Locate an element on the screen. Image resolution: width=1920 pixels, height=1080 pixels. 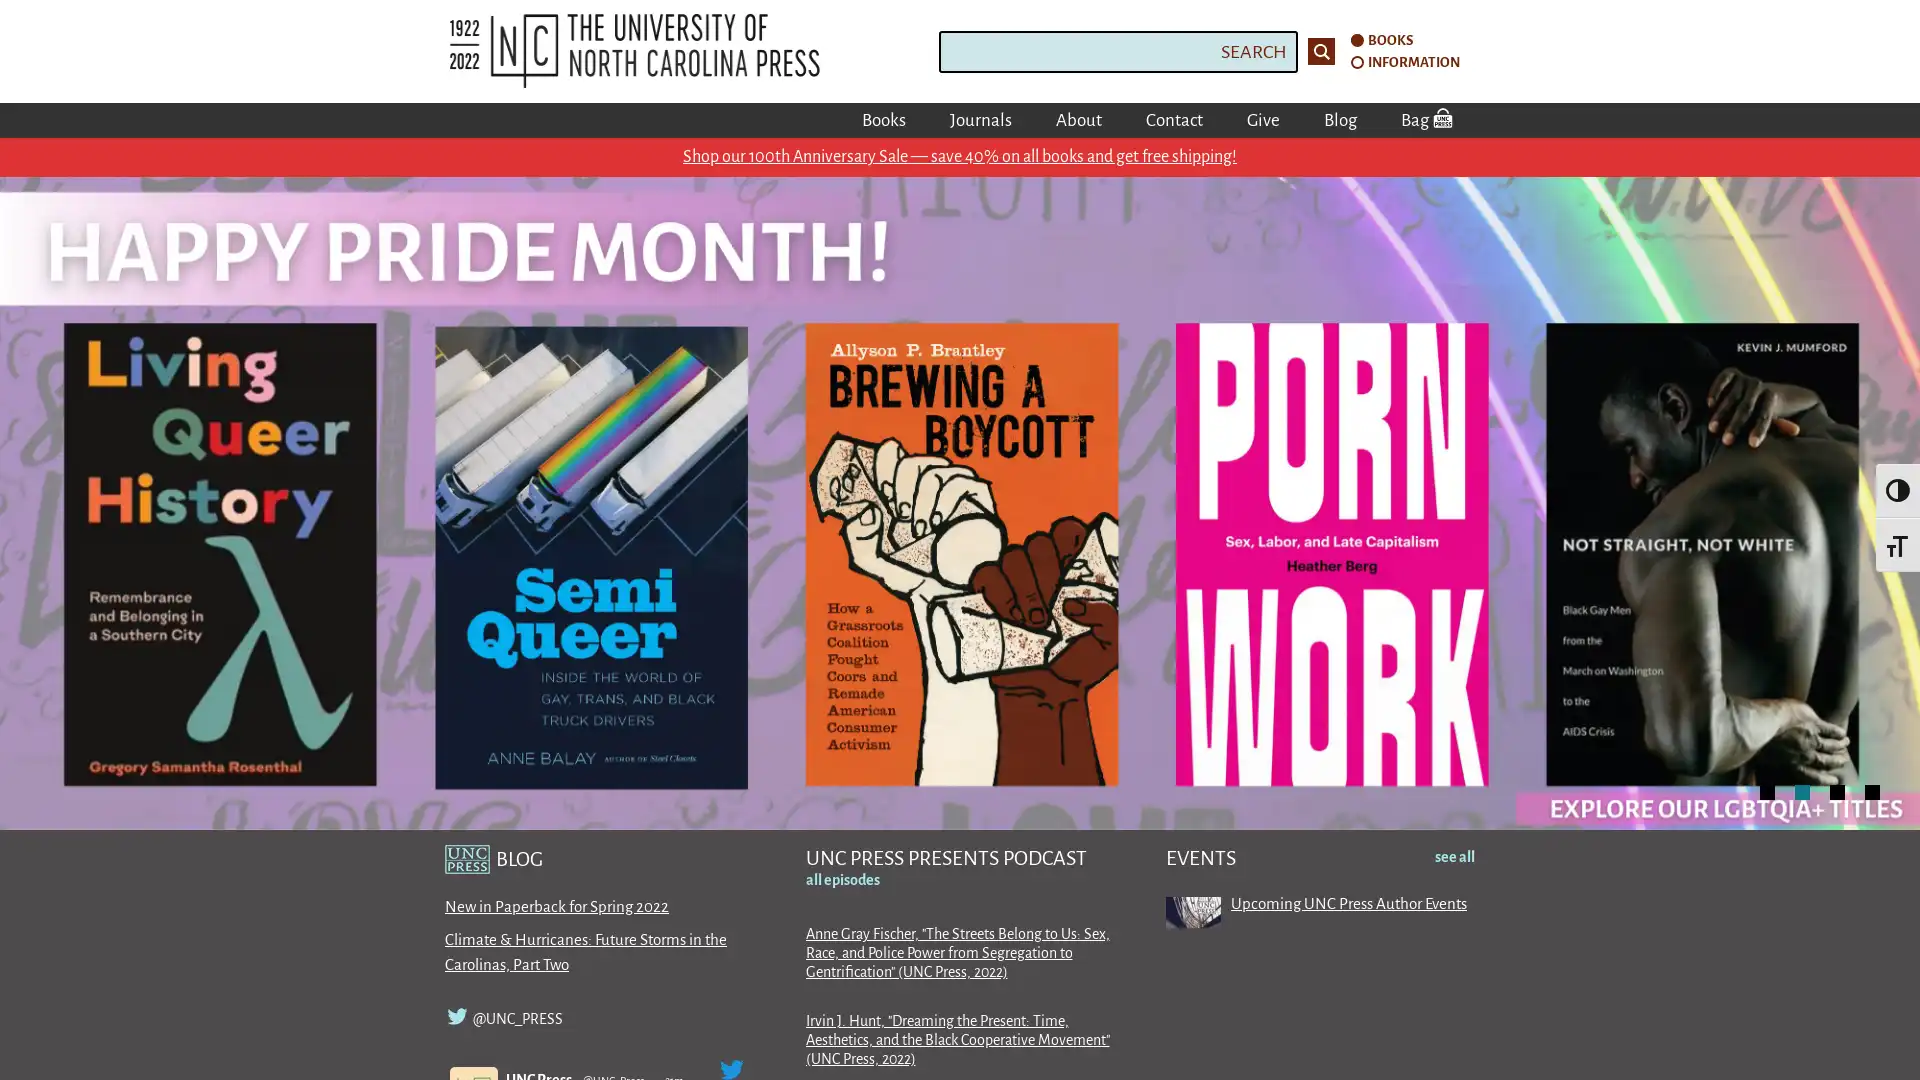
1 is located at coordinates (1767, 790).